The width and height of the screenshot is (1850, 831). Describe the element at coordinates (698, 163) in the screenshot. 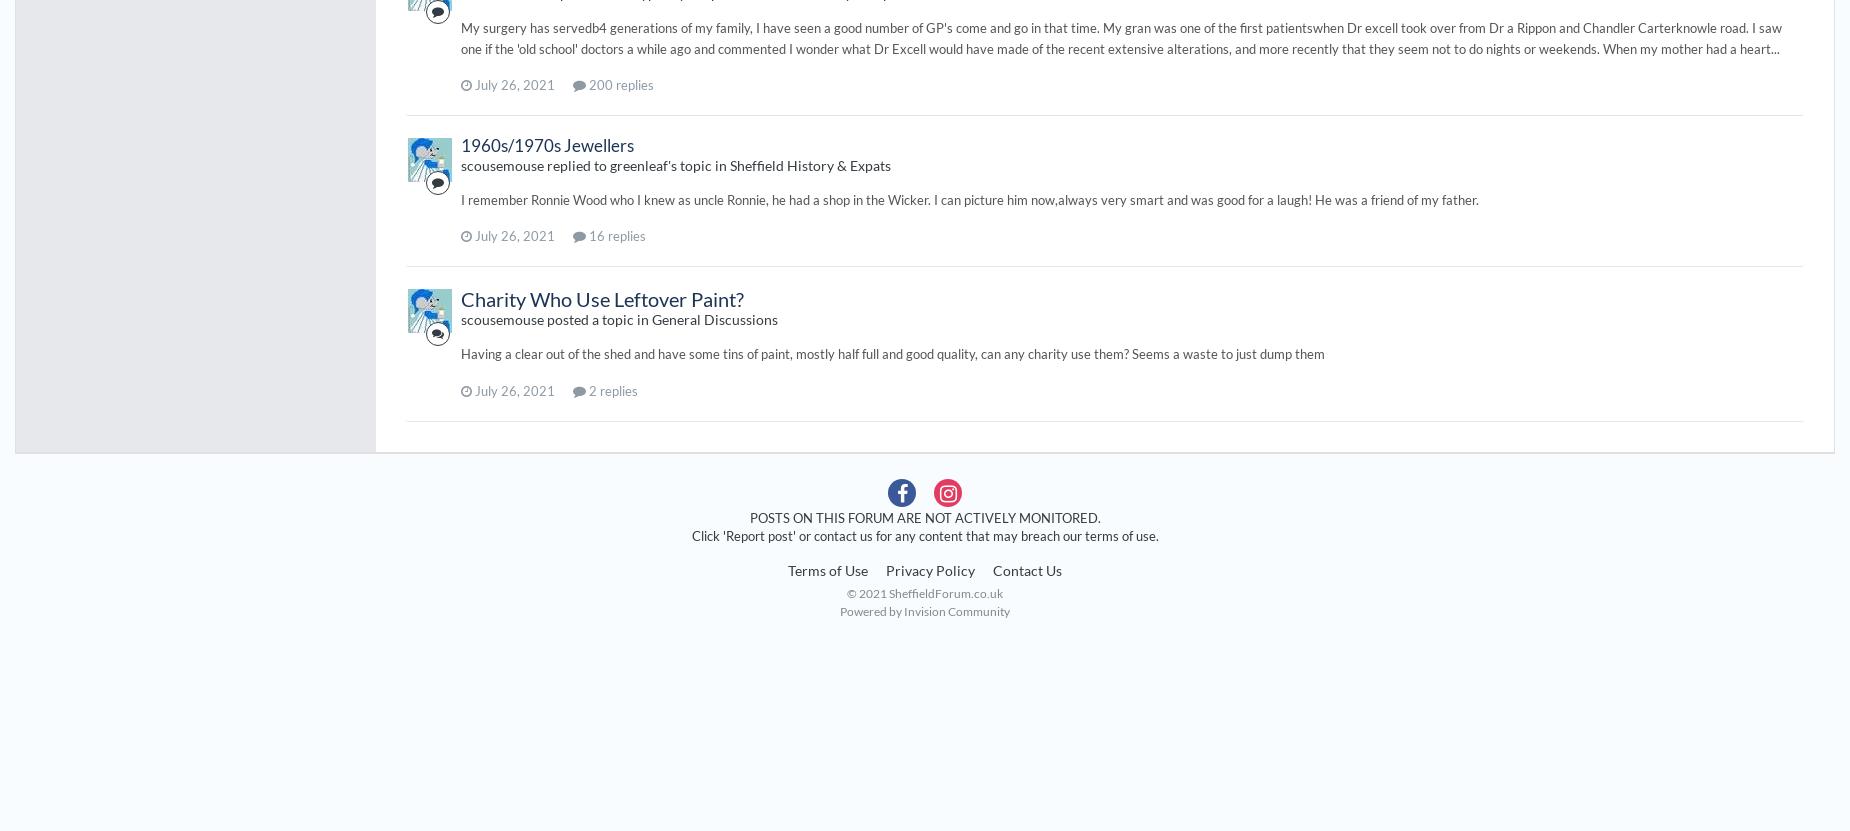

I see `''s topic in'` at that location.